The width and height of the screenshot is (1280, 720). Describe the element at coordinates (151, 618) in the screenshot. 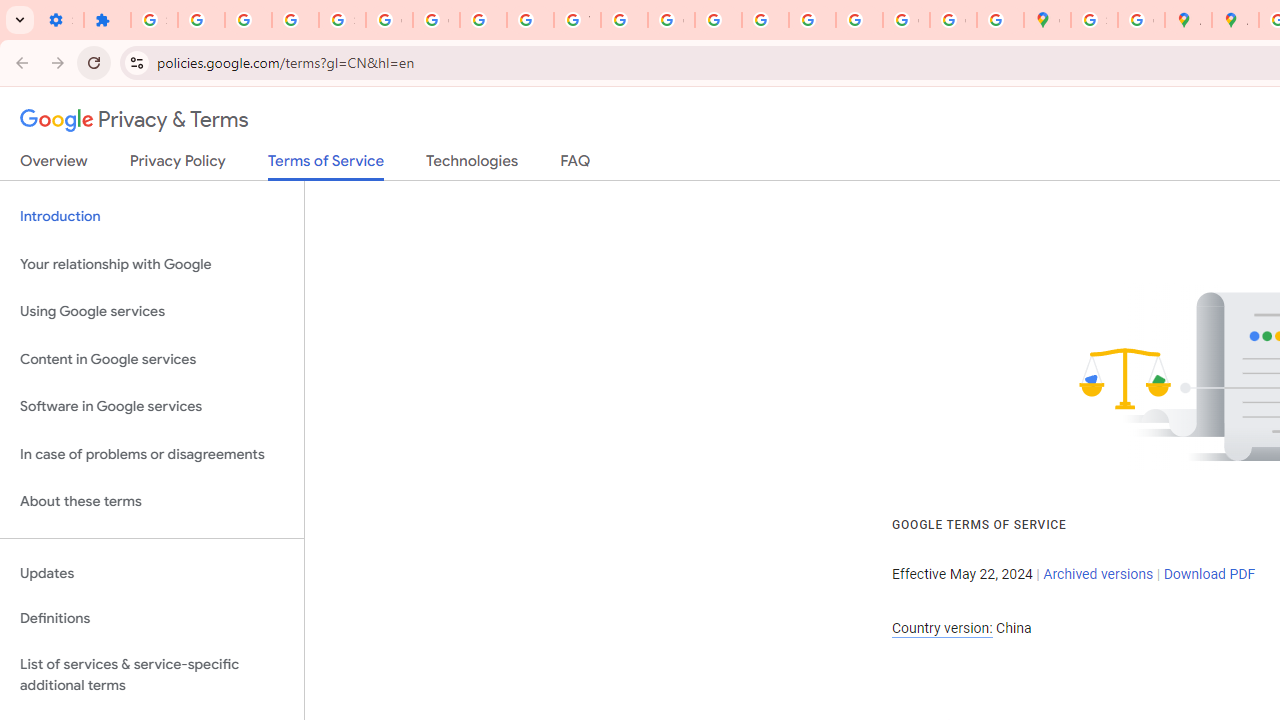

I see `'Definitions'` at that location.